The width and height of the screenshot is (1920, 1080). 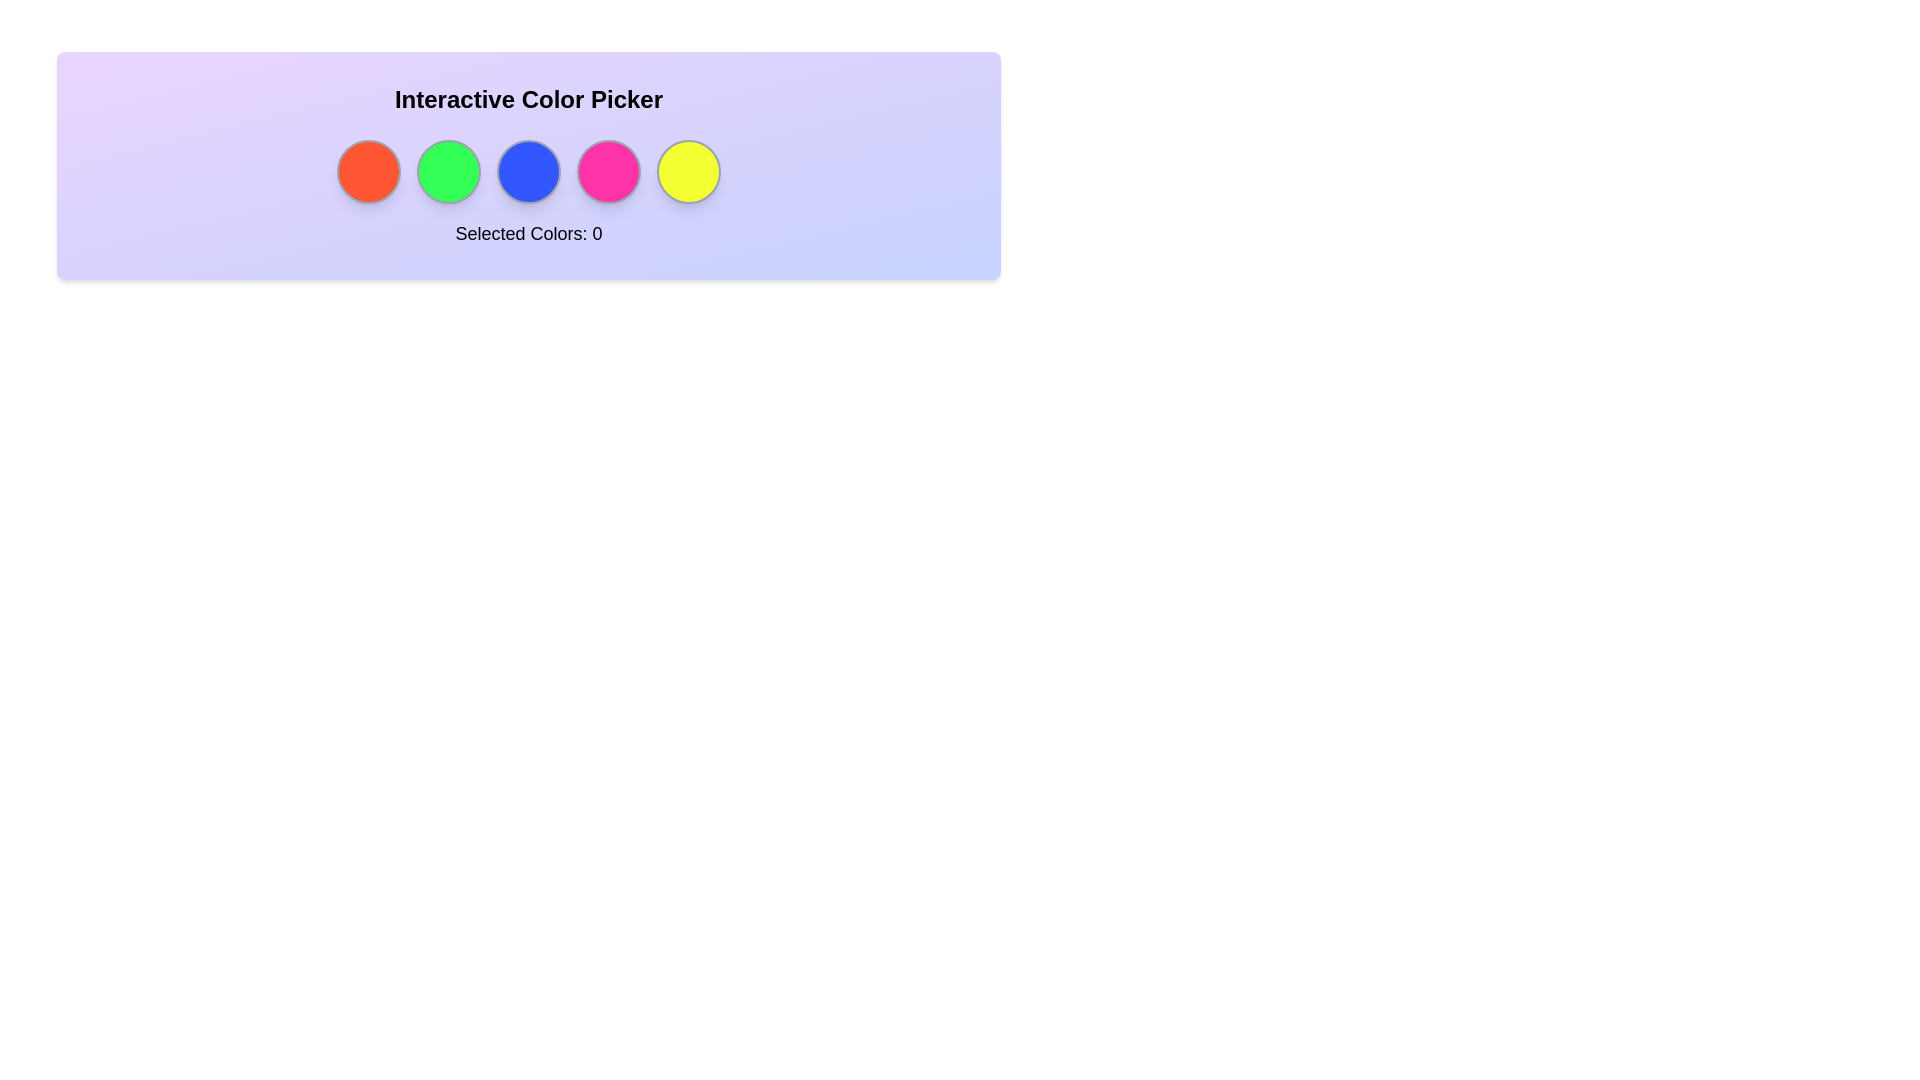 What do you see at coordinates (448, 171) in the screenshot?
I see `the circle corresponding to the color green` at bounding box center [448, 171].